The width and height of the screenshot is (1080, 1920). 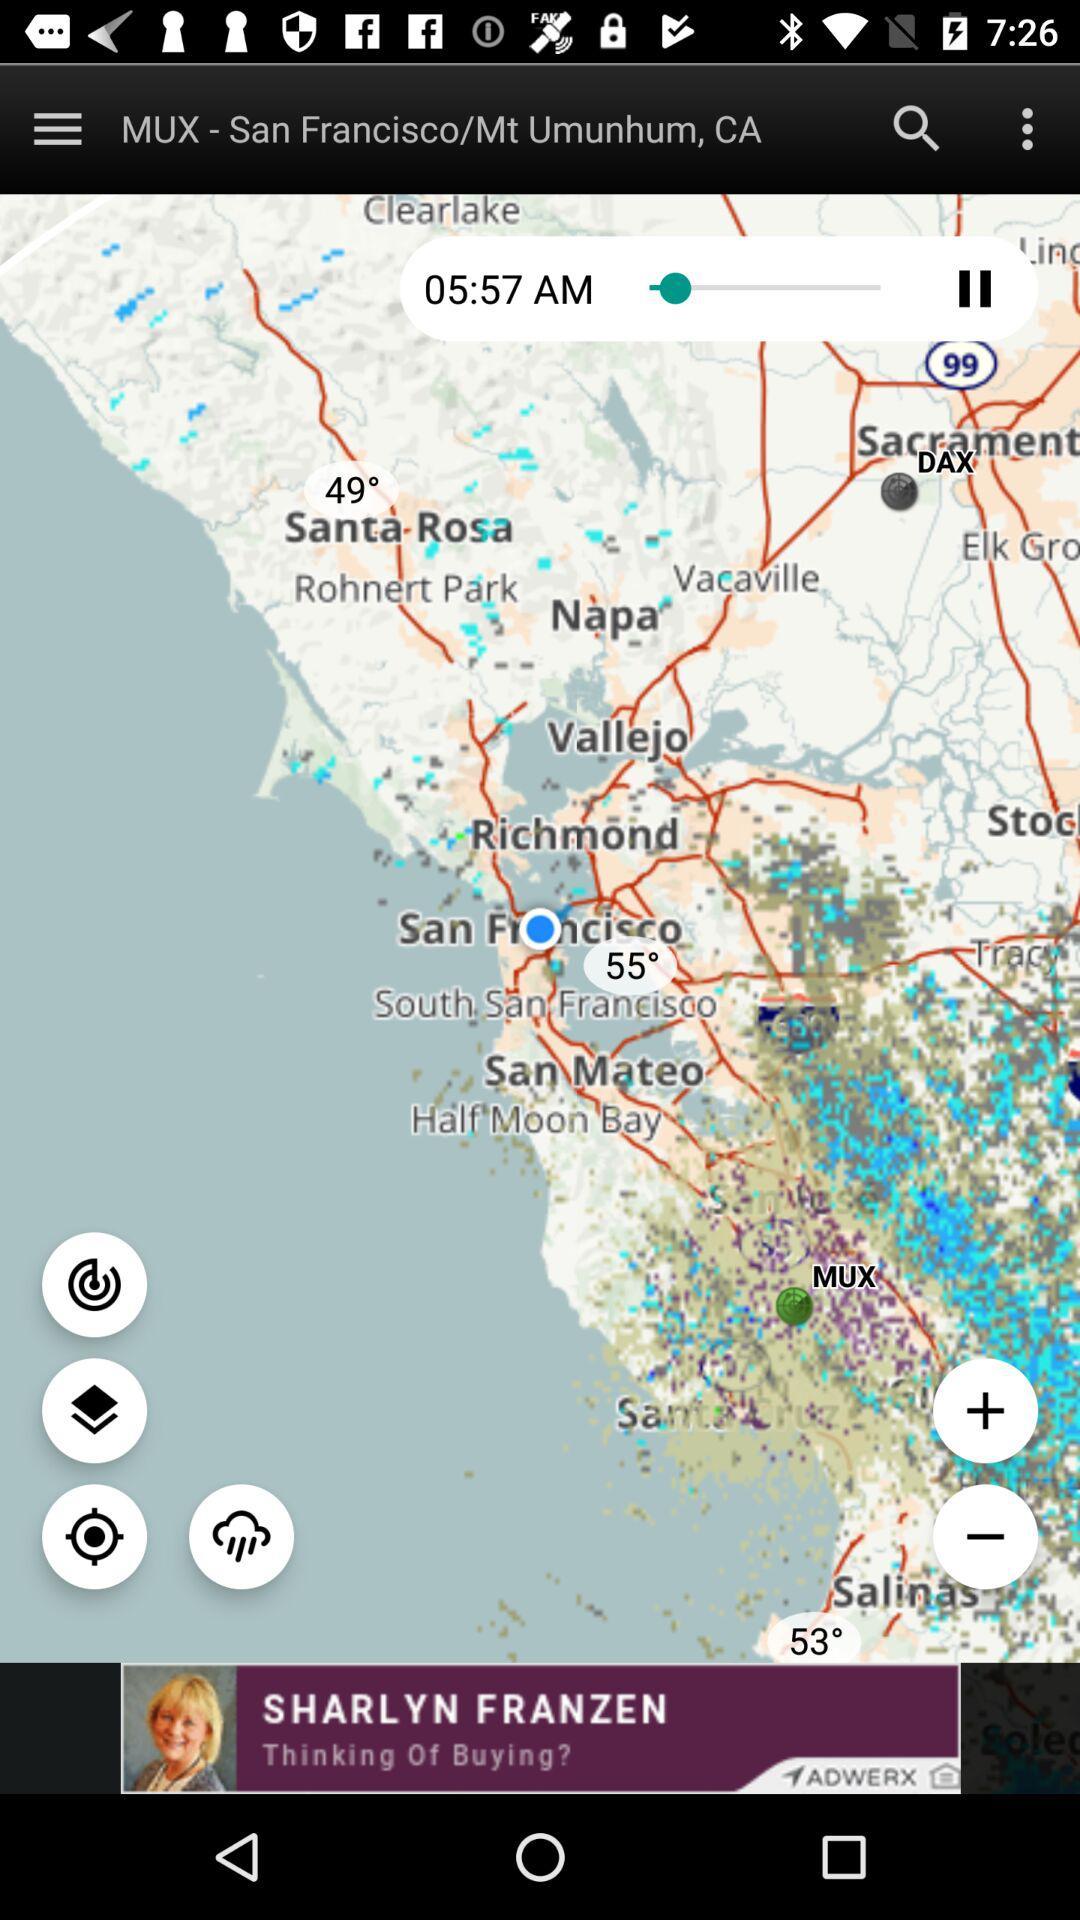 I want to click on the minus icon, so click(x=984, y=1535).